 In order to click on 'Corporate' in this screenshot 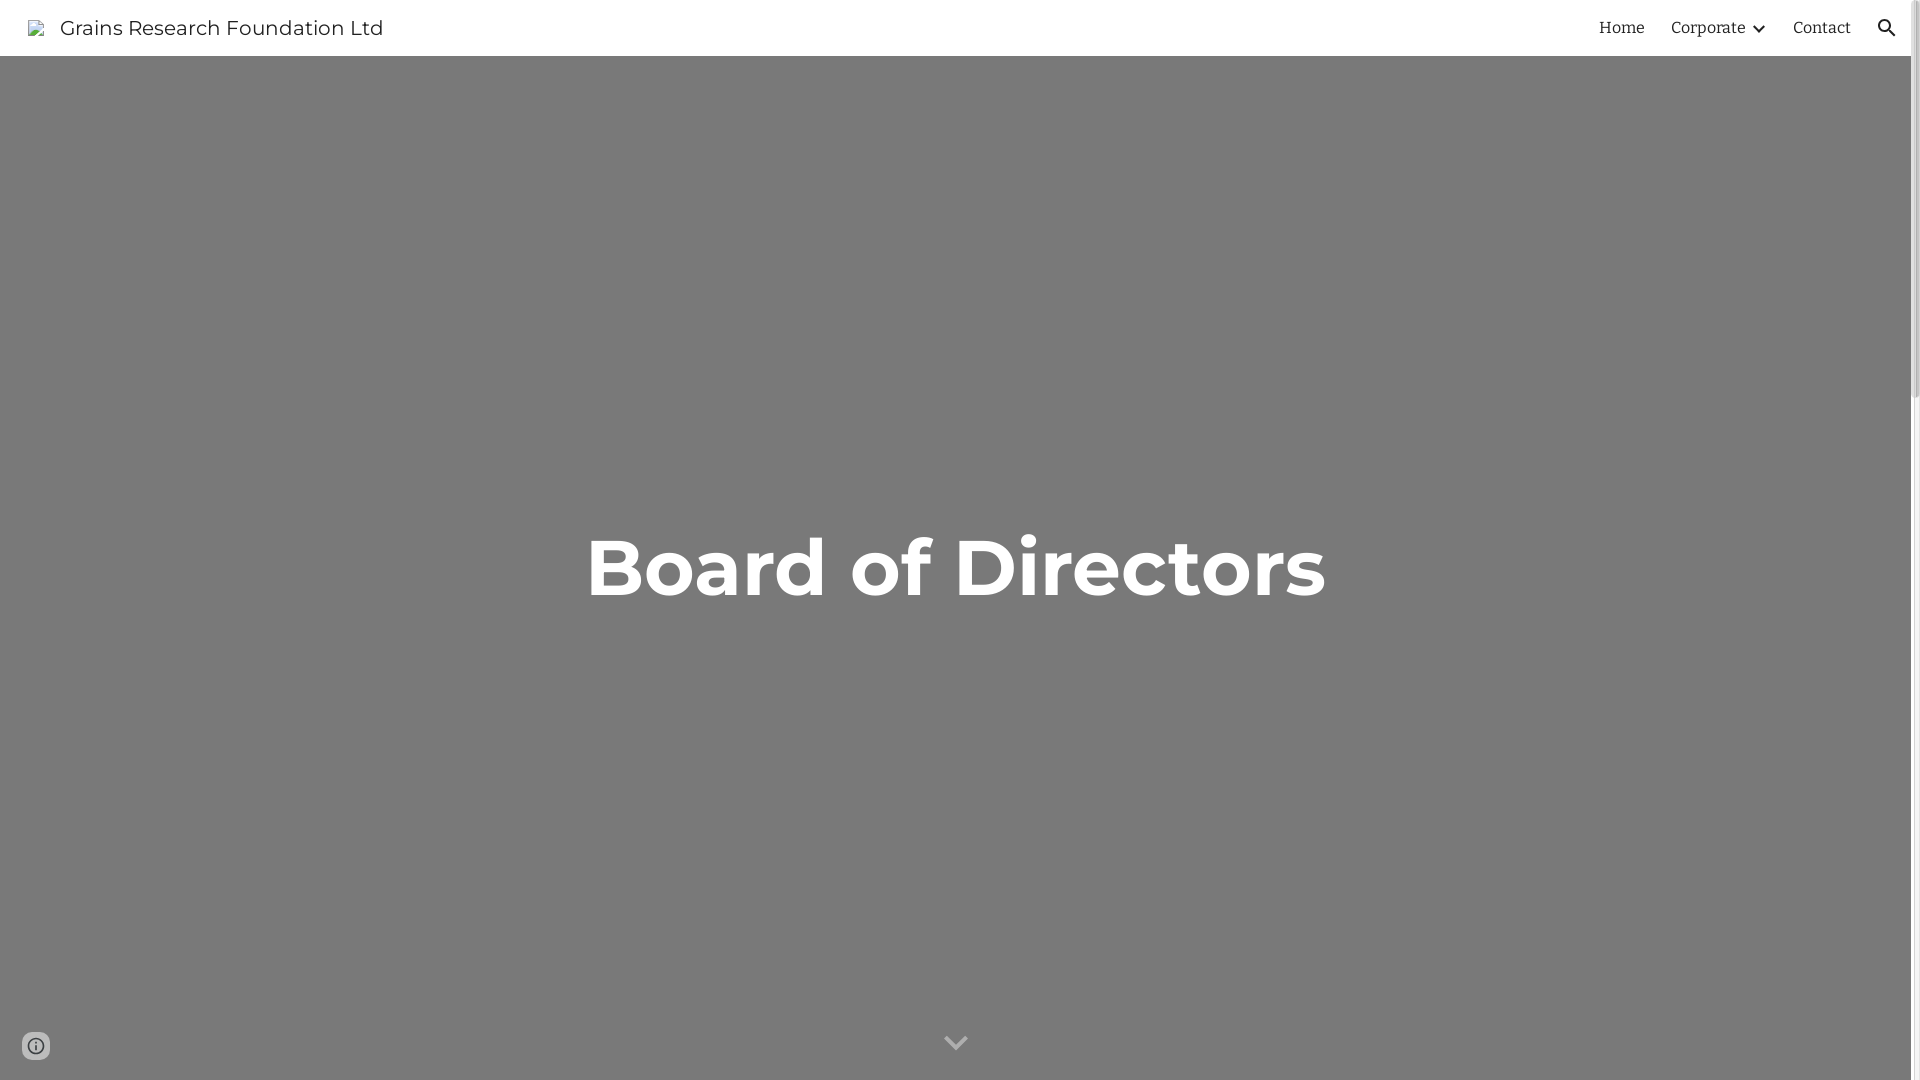, I will do `click(1707, 27)`.